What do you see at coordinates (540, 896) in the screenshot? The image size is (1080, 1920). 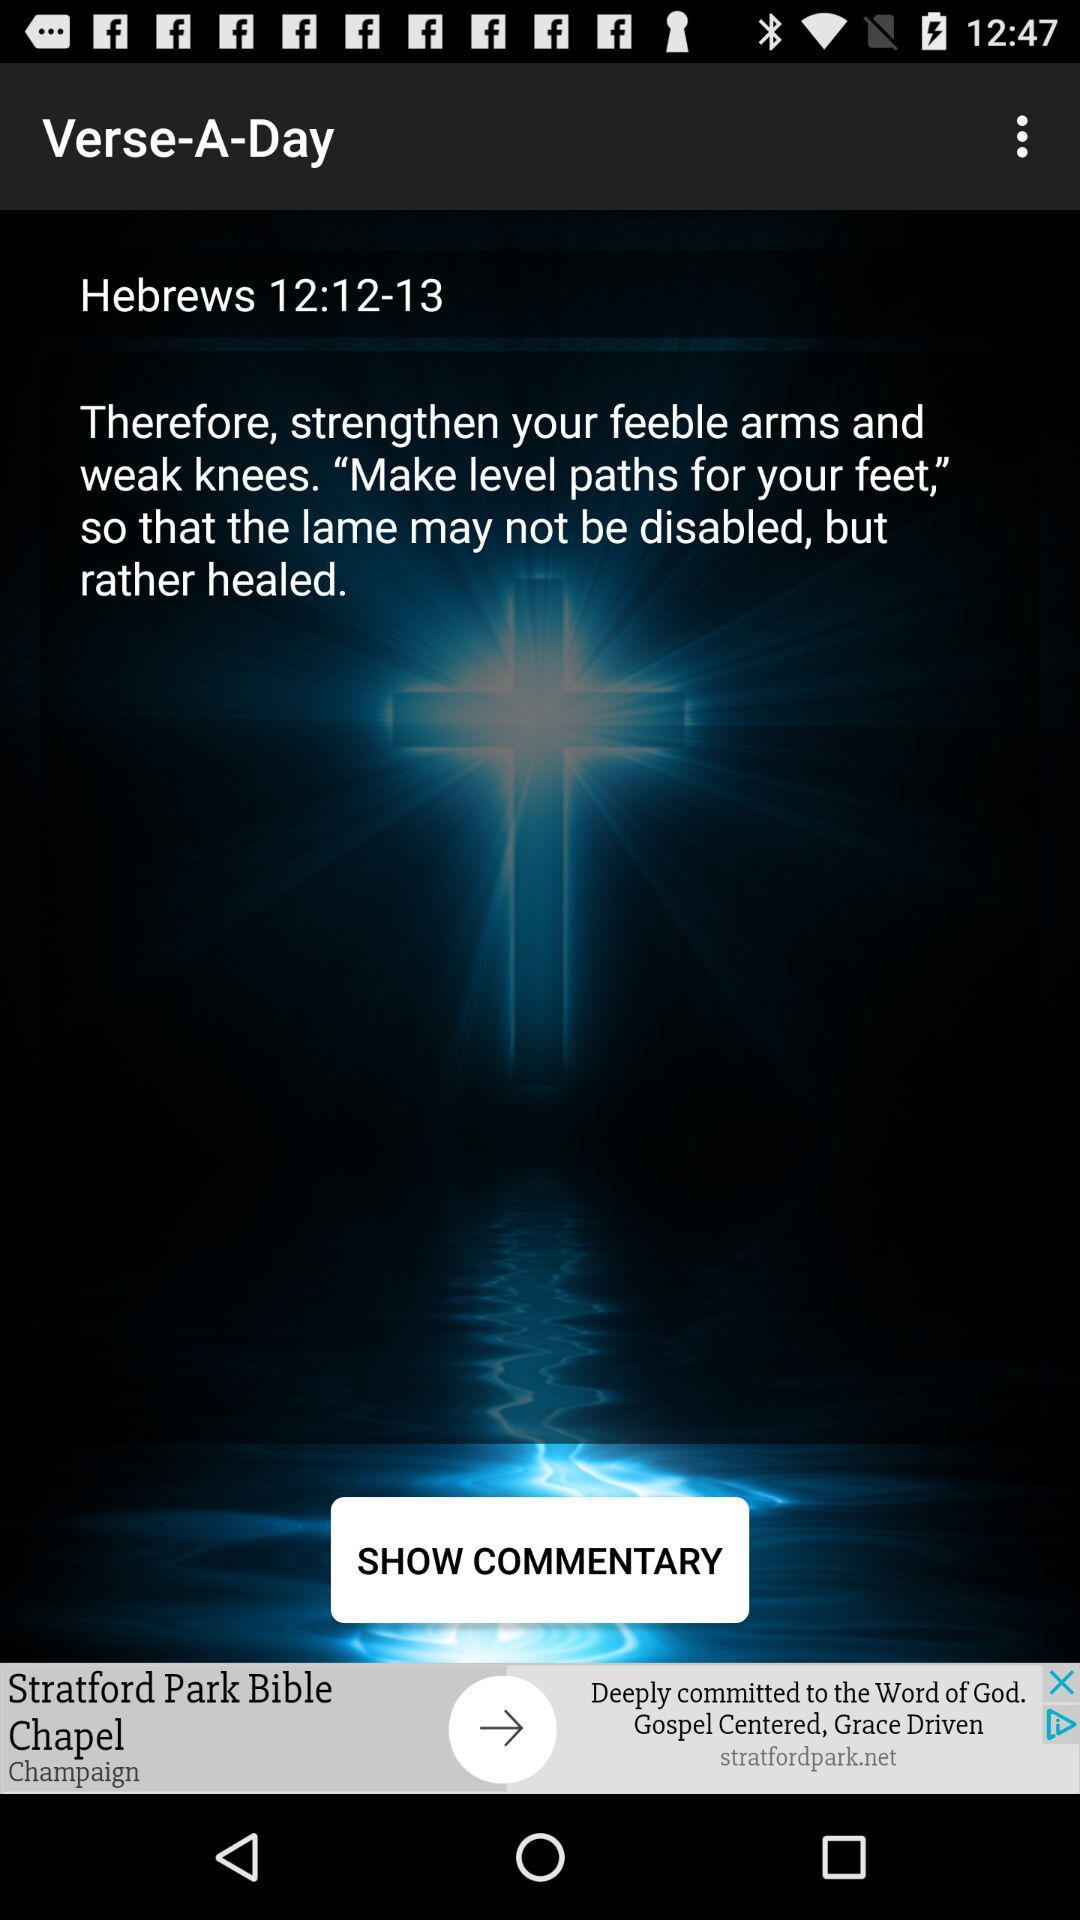 I see `the therefore strengthen your icon` at bounding box center [540, 896].